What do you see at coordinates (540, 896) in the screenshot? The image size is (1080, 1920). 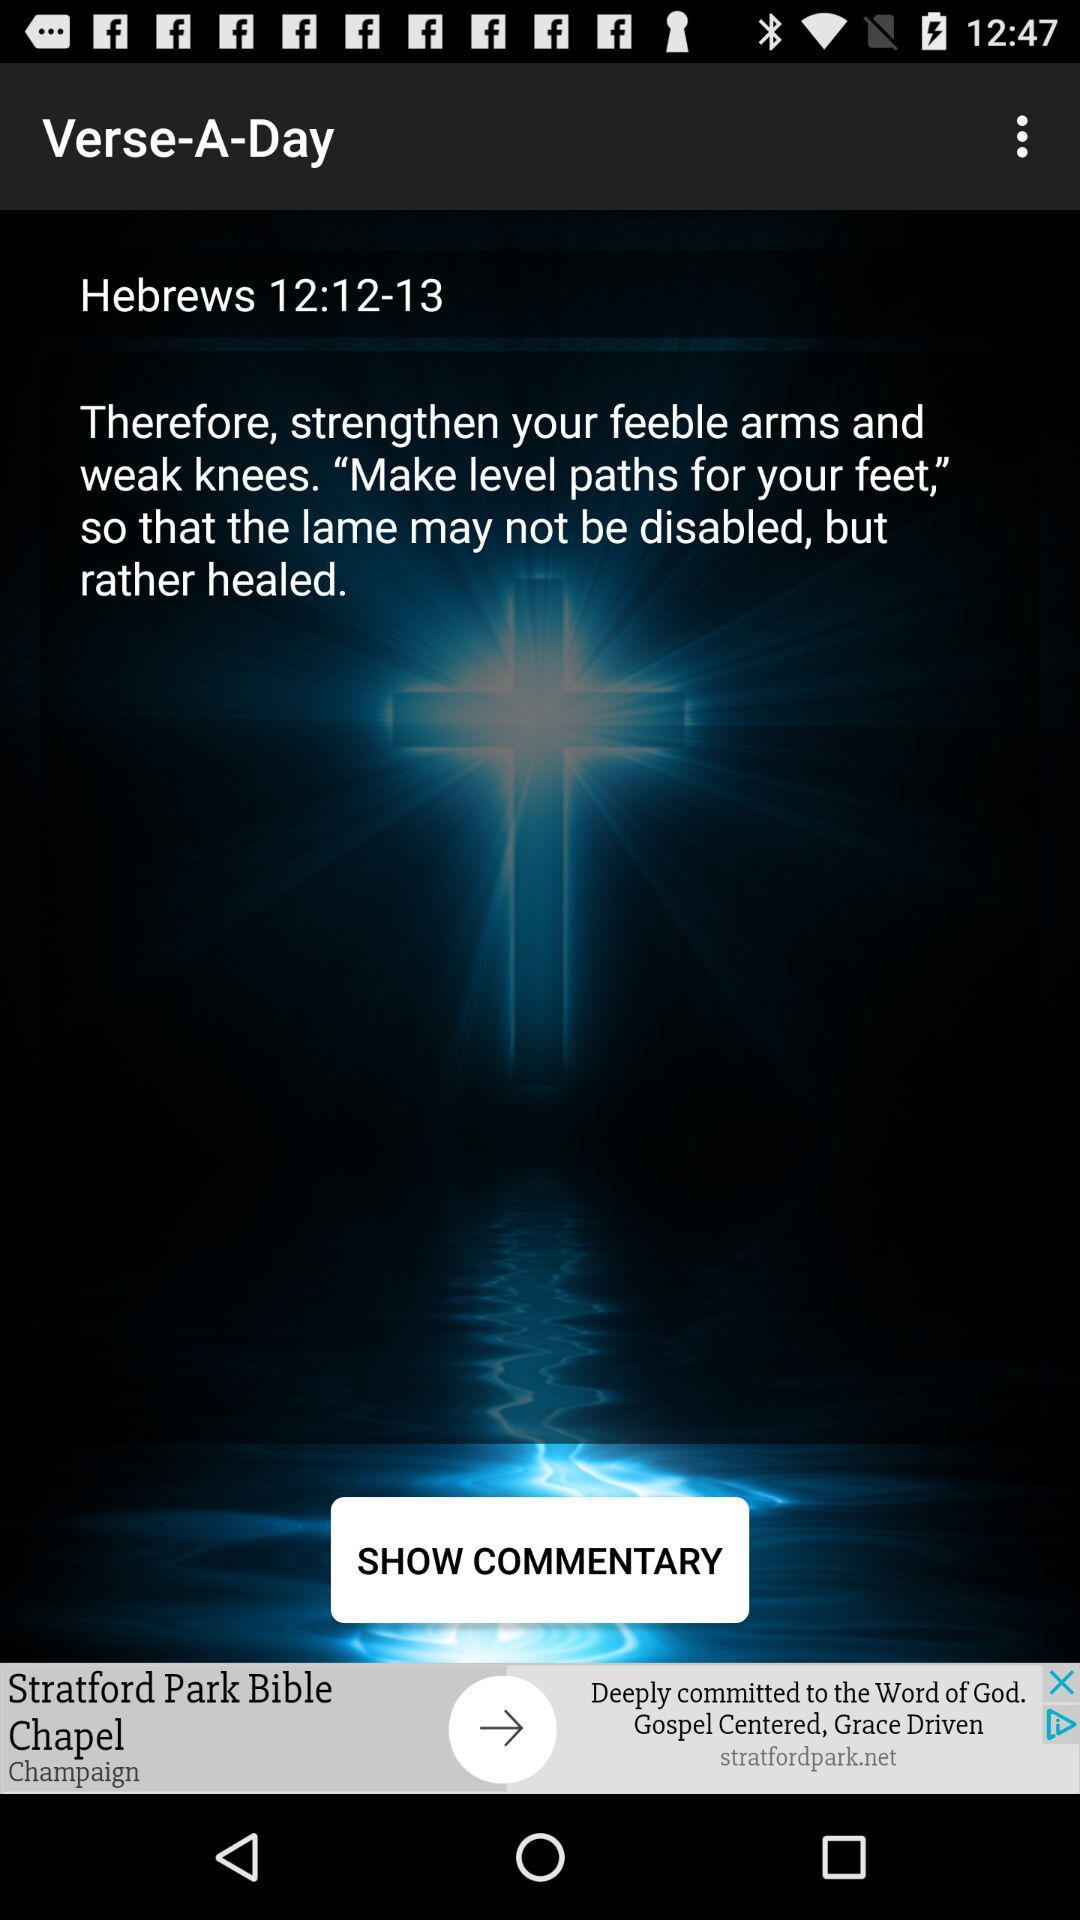 I see `the therefore strengthen your icon` at bounding box center [540, 896].